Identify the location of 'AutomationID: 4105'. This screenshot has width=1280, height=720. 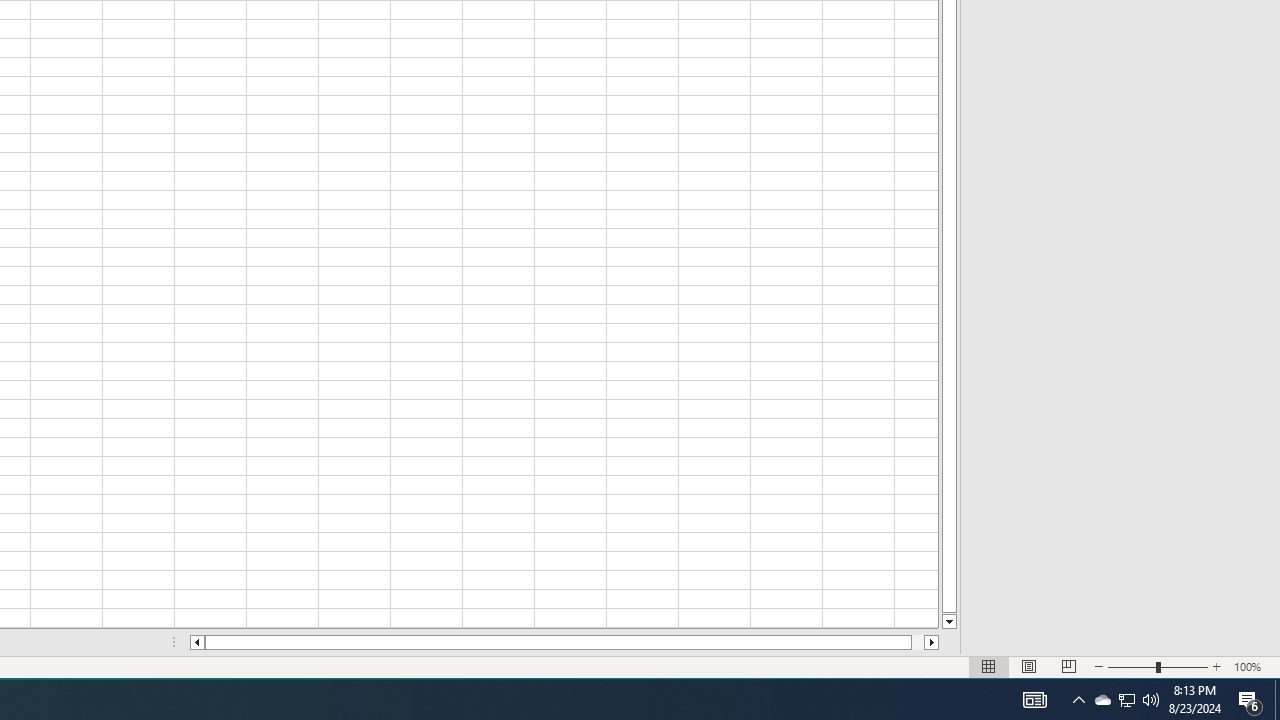
(1034, 698).